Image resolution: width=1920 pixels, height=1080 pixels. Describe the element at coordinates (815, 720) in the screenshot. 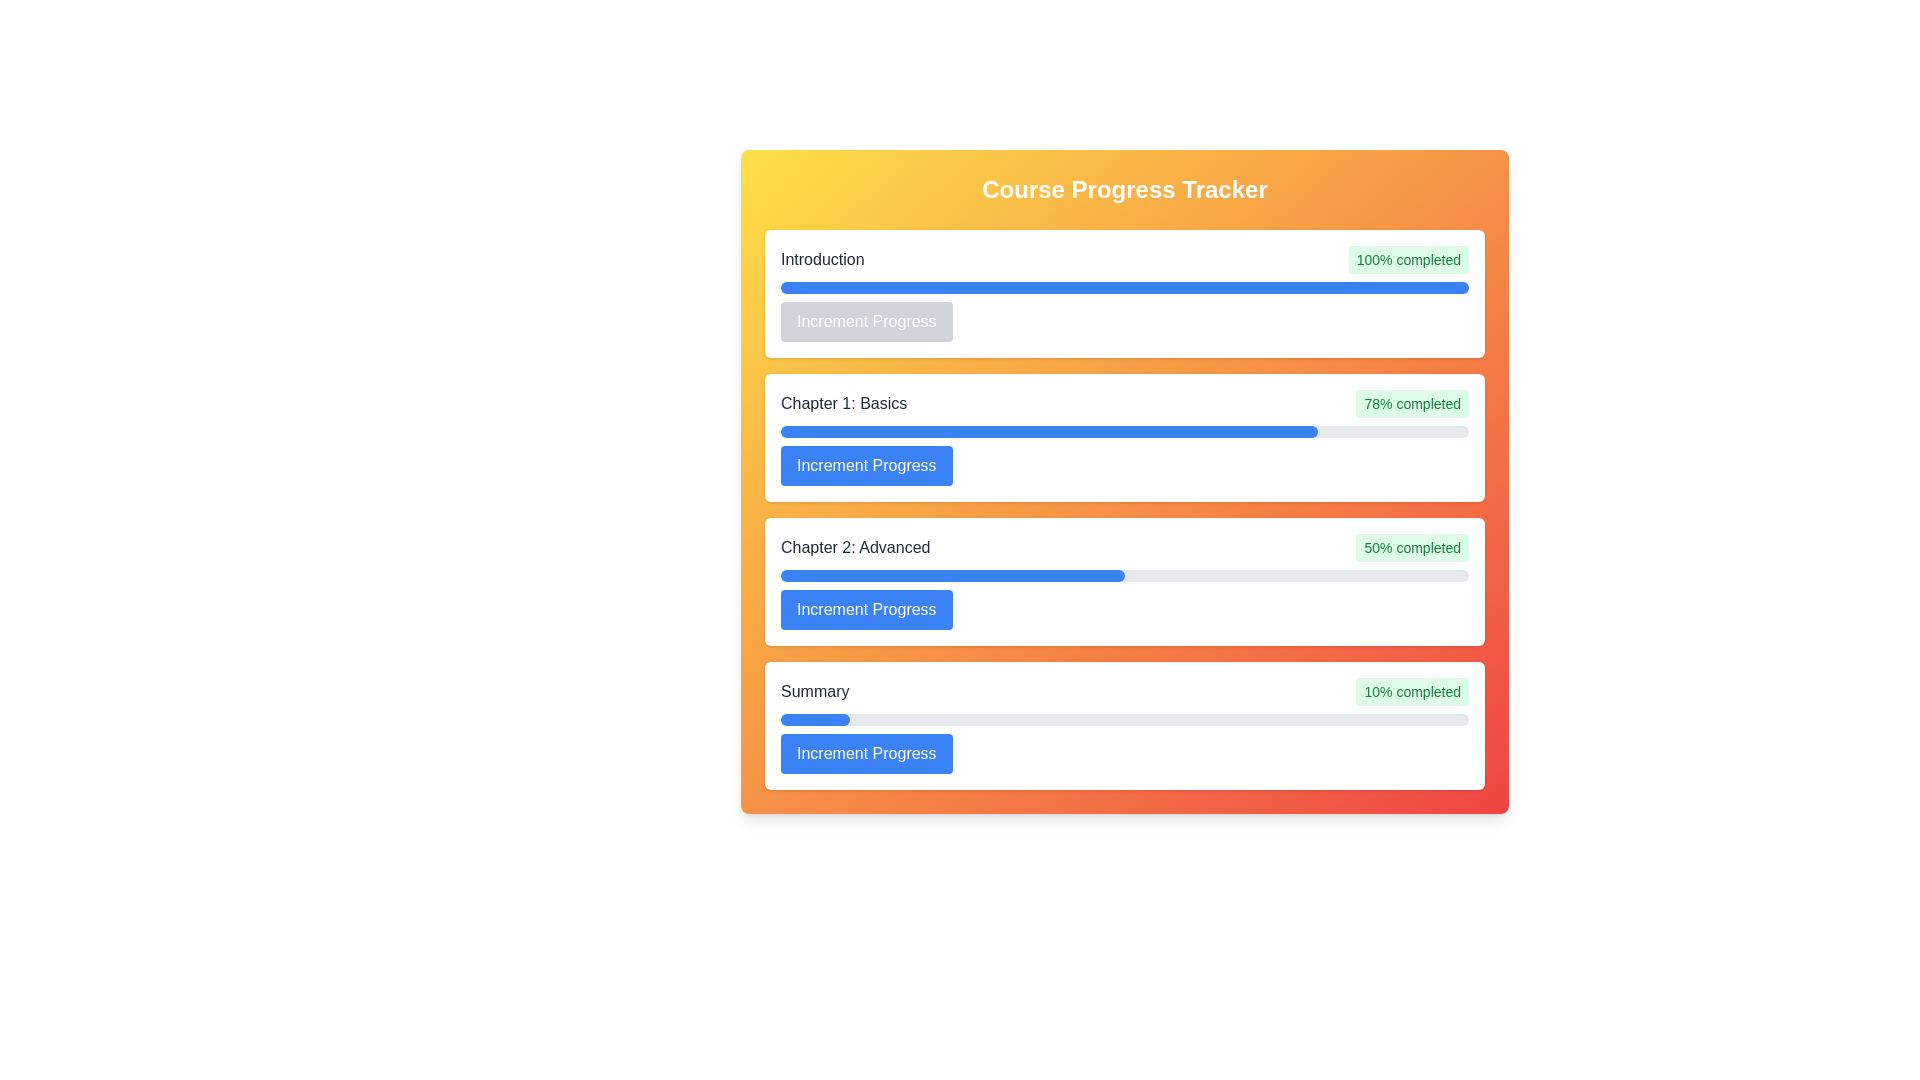

I see `the blue rounded progress bar segment located under the 'Summary' section of the interface, which represents the leftmost 10% of the progress indicator` at that location.